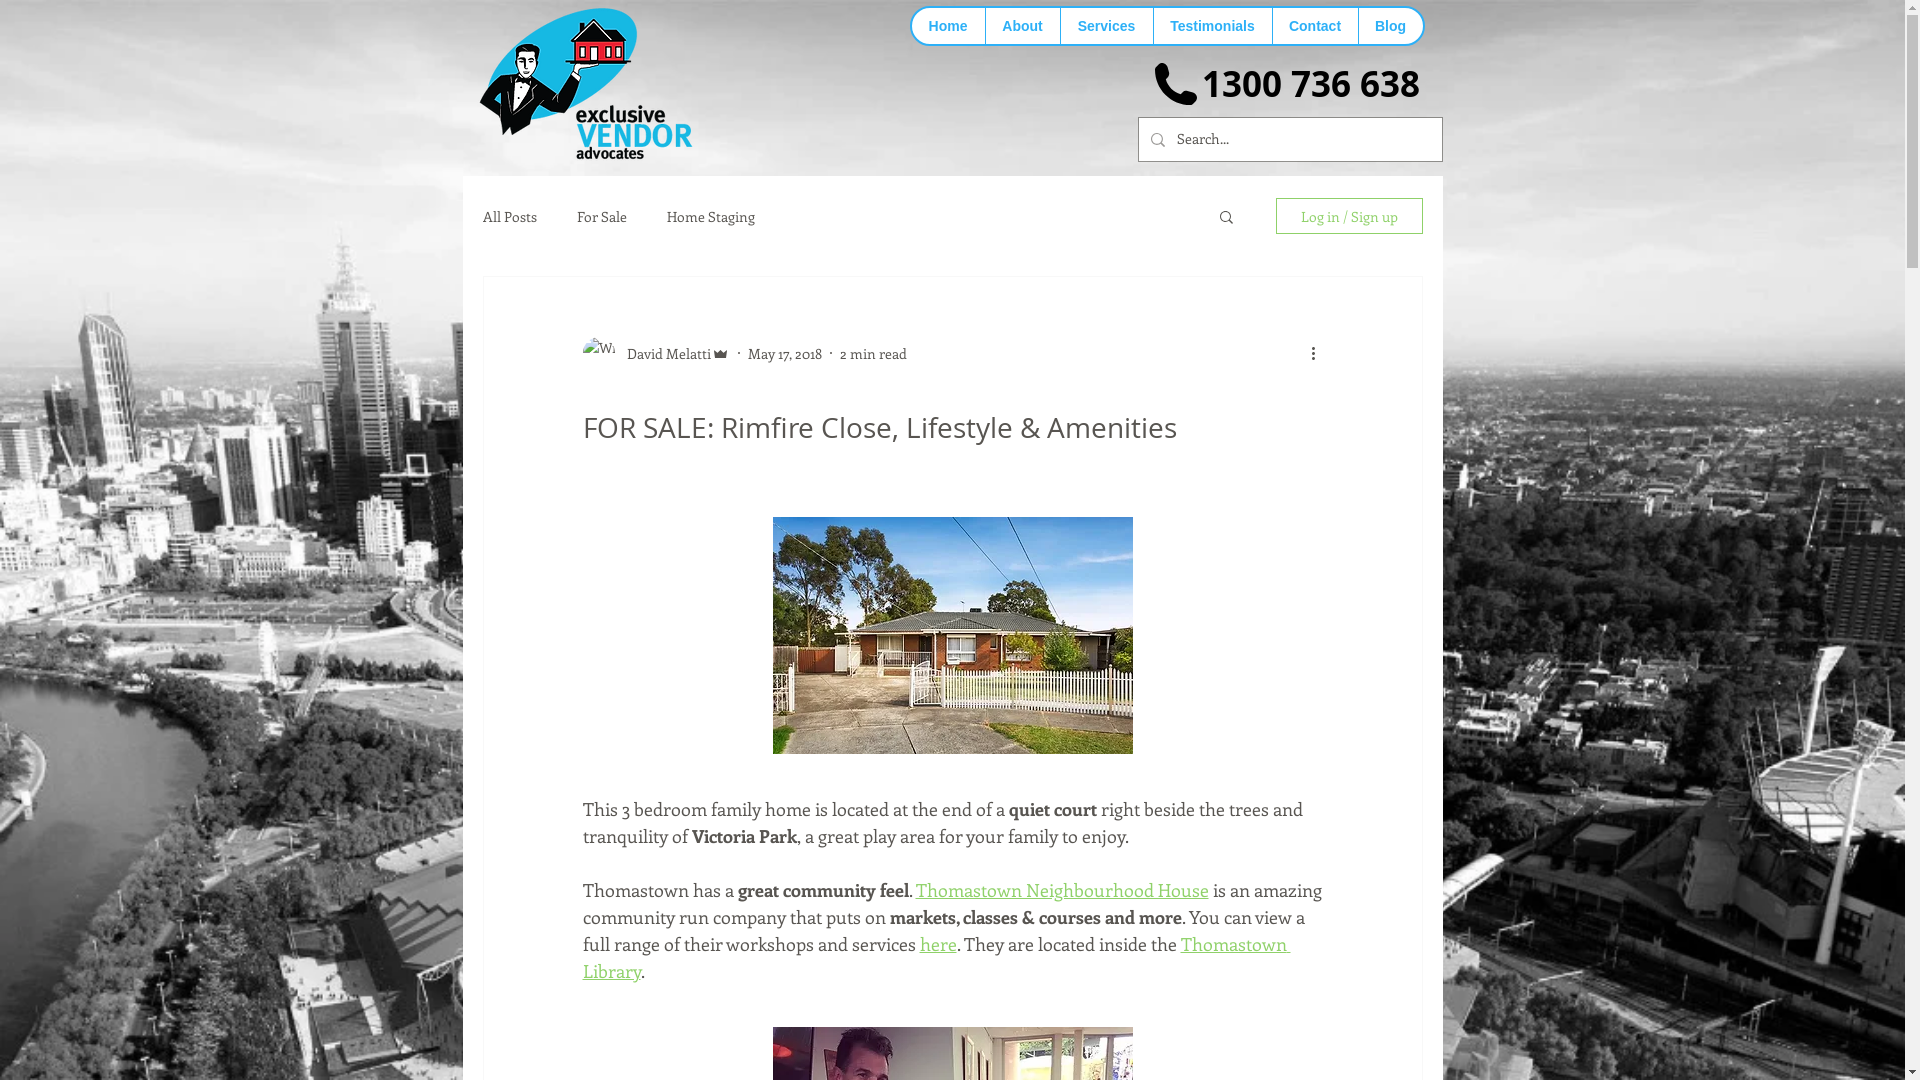 The image size is (1920, 1080). I want to click on 'About', so click(1021, 26).